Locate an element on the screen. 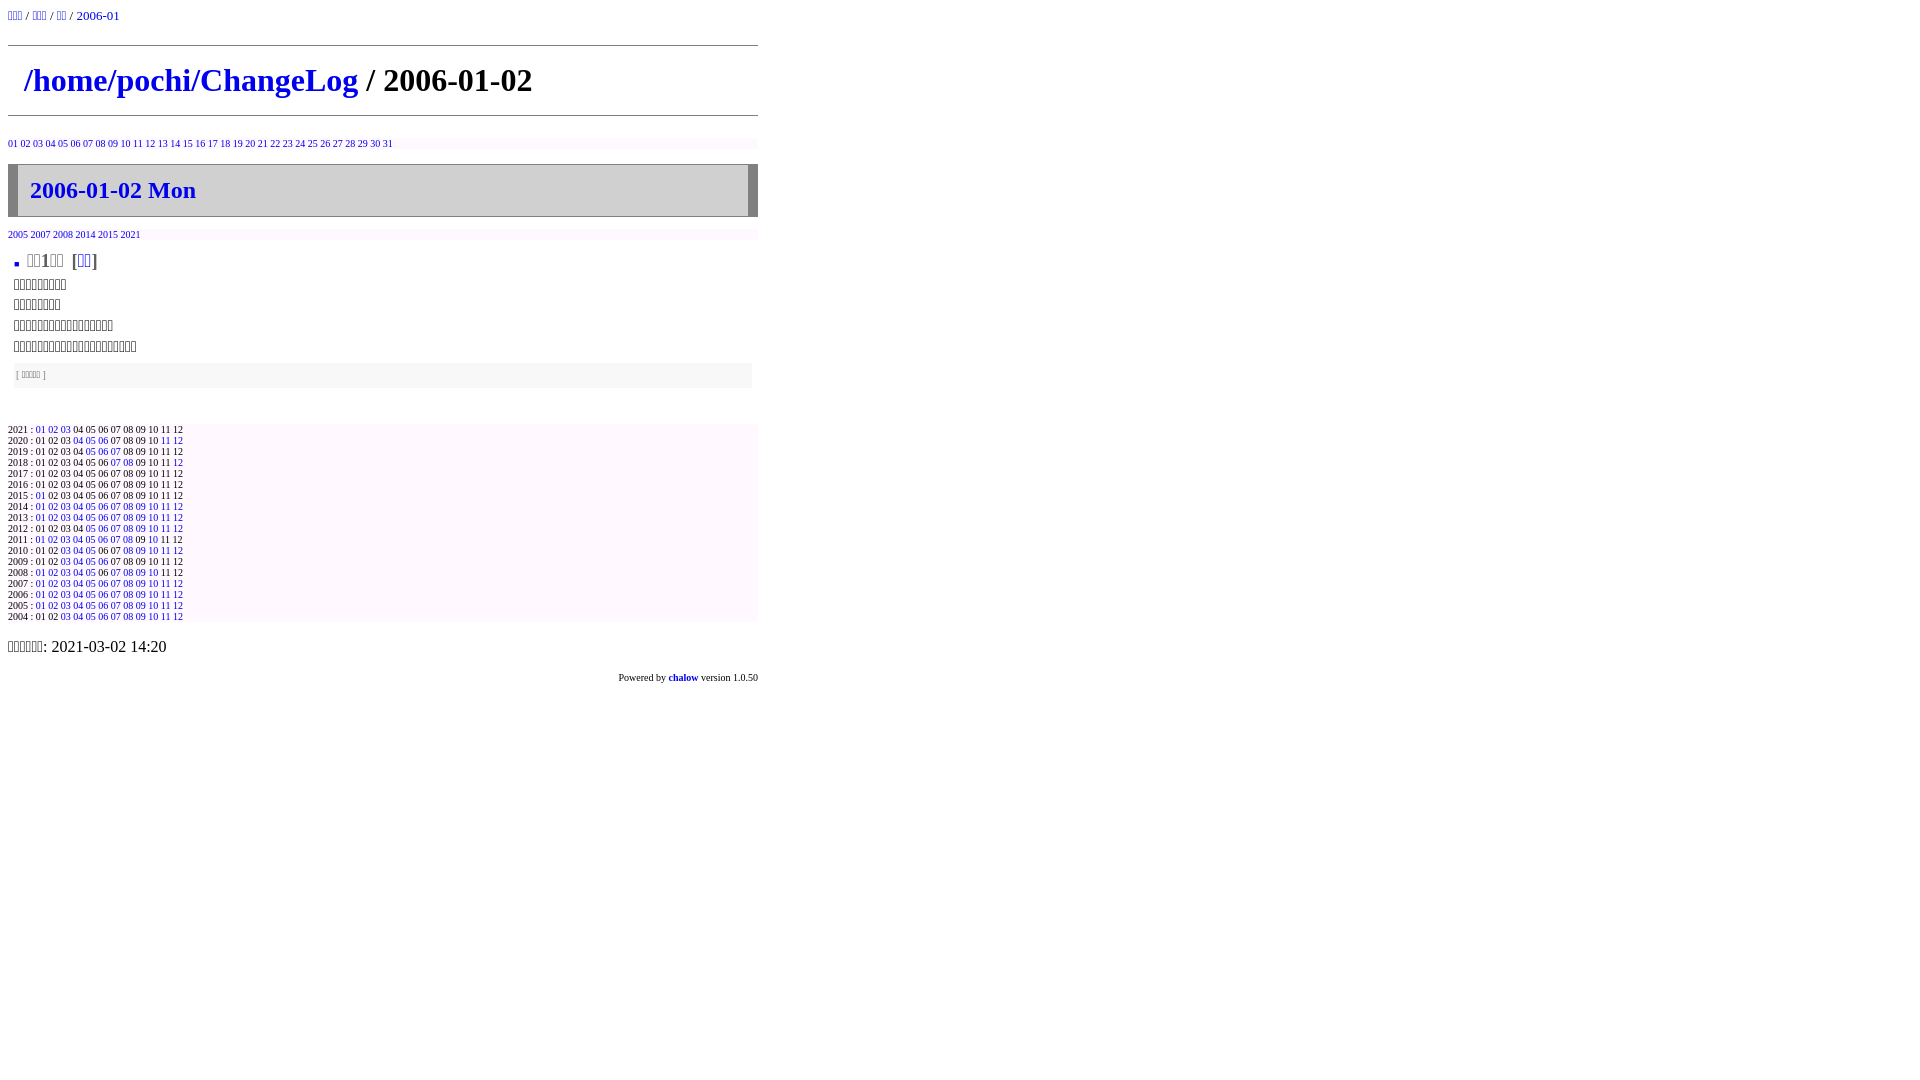 Image resolution: width=1920 pixels, height=1080 pixels. '07' is located at coordinates (114, 451).